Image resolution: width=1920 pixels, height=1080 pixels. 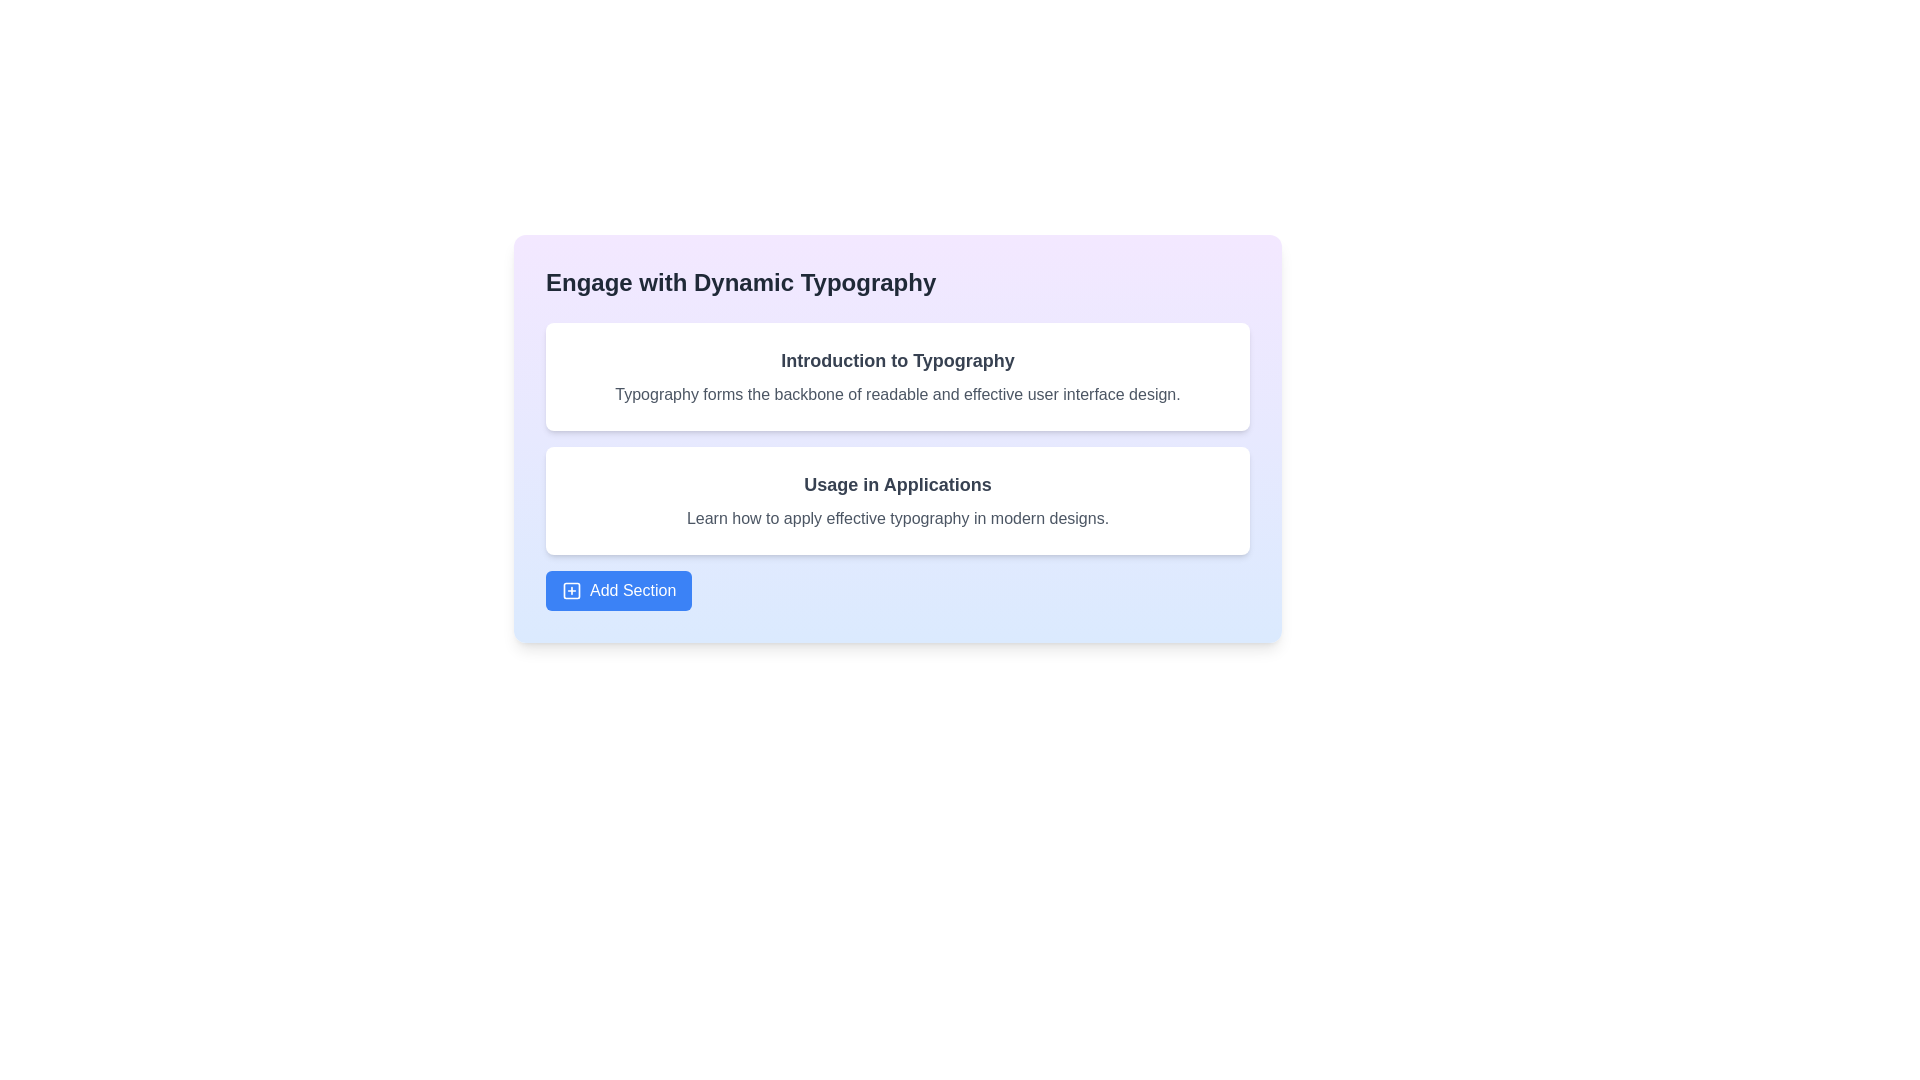 I want to click on the first descriptive card element that introduces the concept of typography in UI design, located above the second card titled 'Usage in Applications', so click(x=896, y=377).